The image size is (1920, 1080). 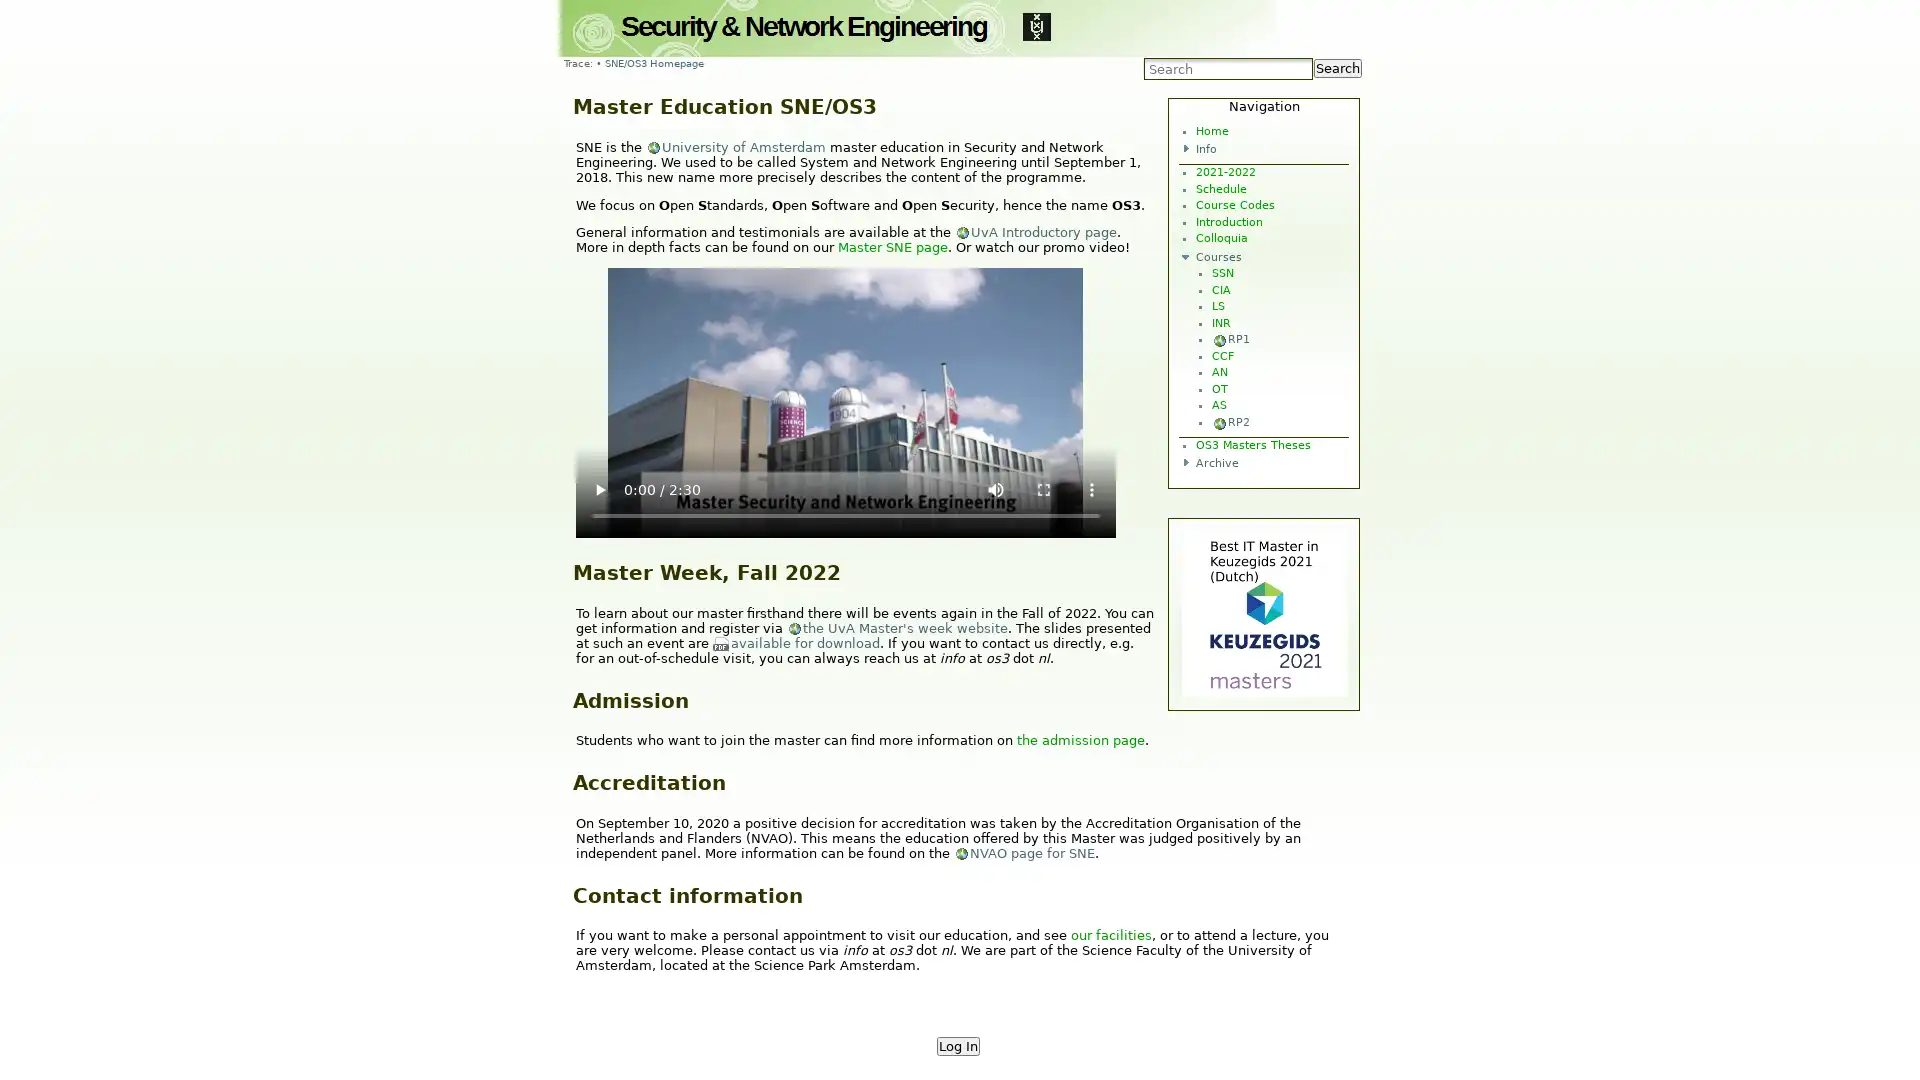 What do you see at coordinates (956, 1045) in the screenshot?
I see `Log In` at bounding box center [956, 1045].